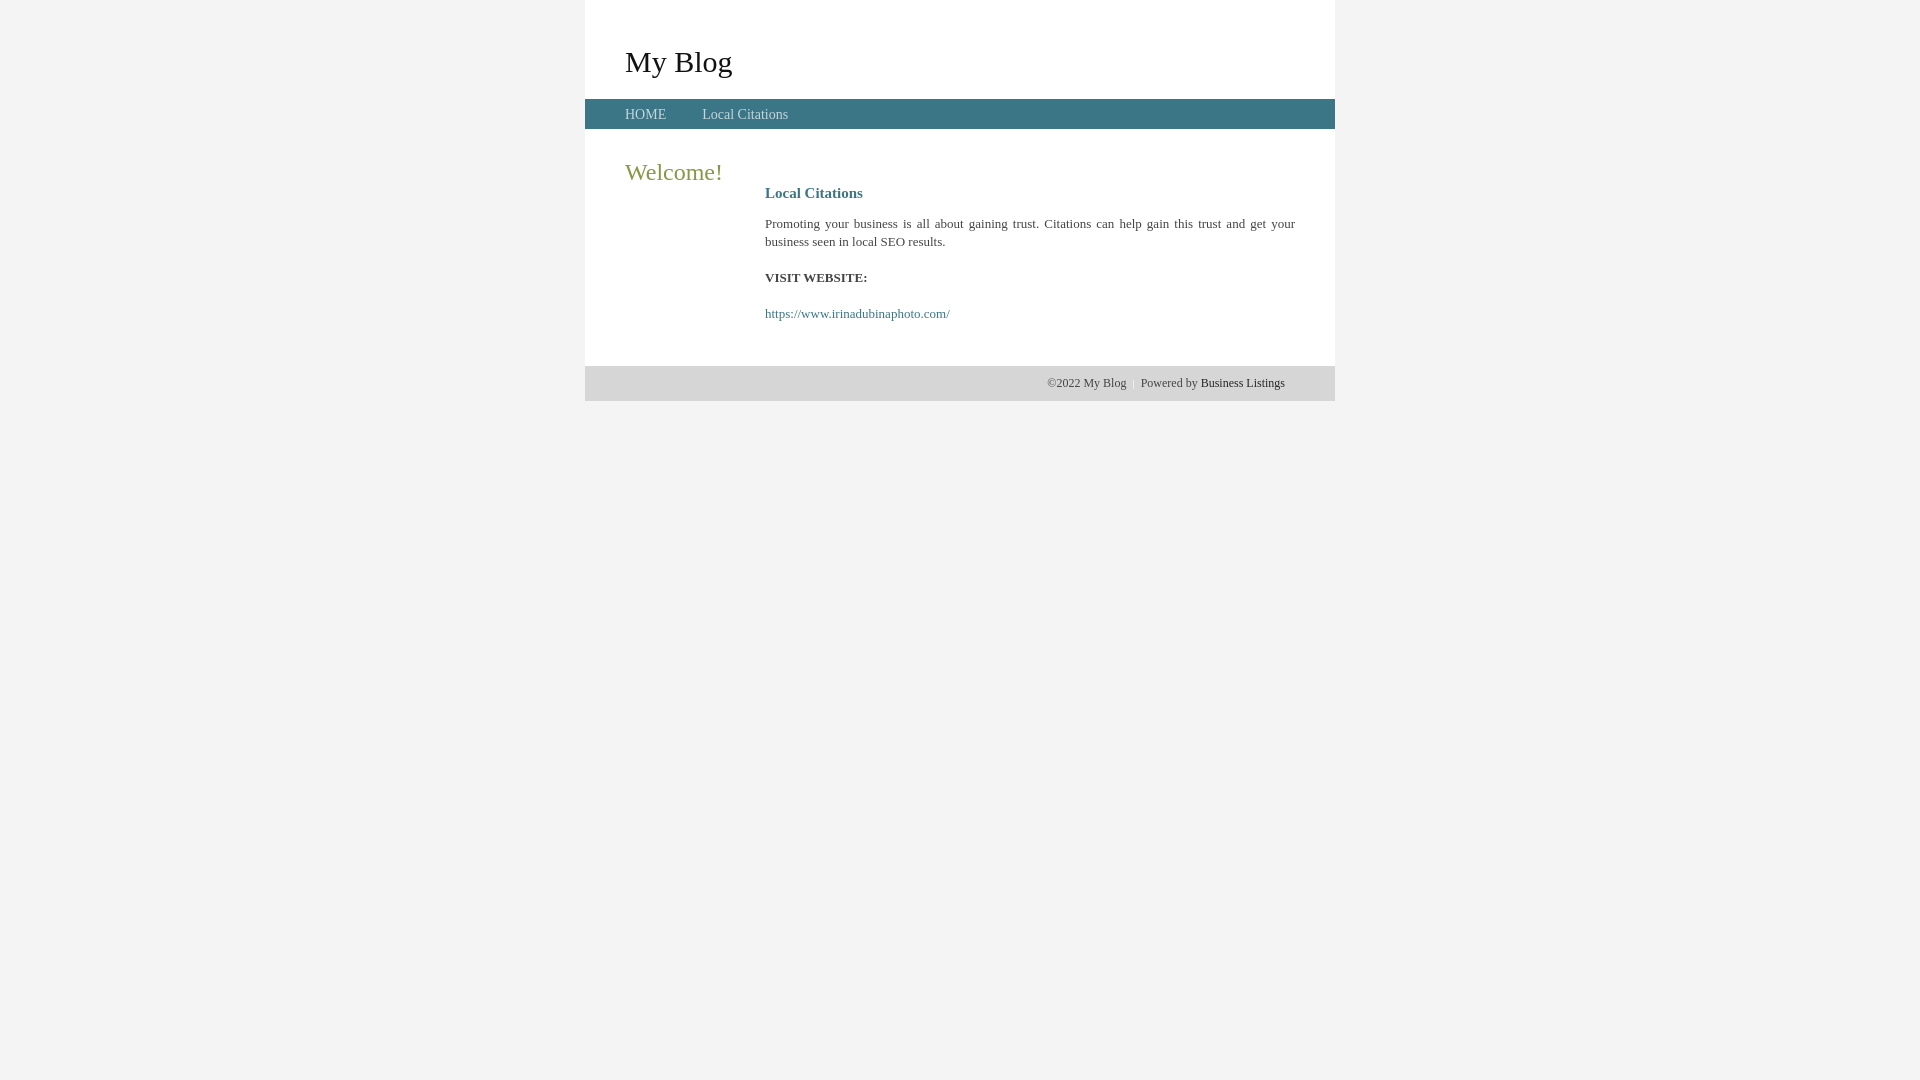 This screenshot has width=1920, height=1080. Describe the element at coordinates (623, 114) in the screenshot. I see `'HOME'` at that location.